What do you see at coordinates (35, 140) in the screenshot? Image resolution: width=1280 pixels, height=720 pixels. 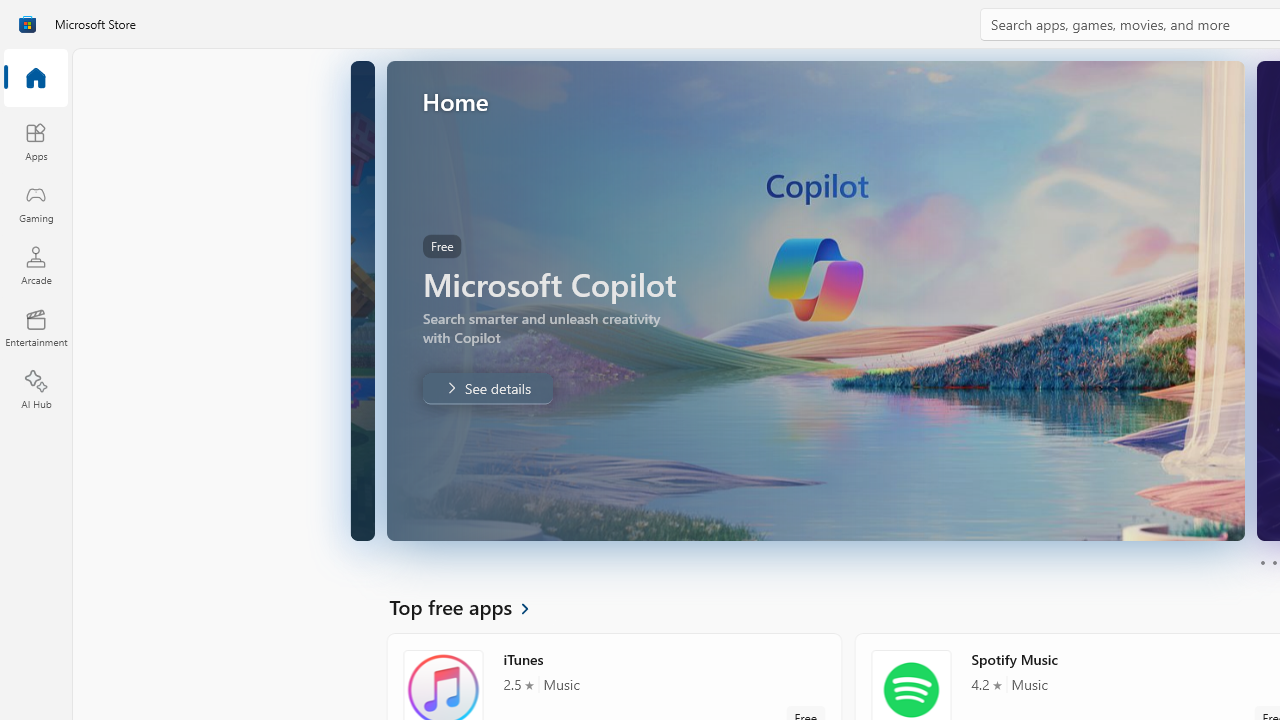 I see `'Apps'` at bounding box center [35, 140].